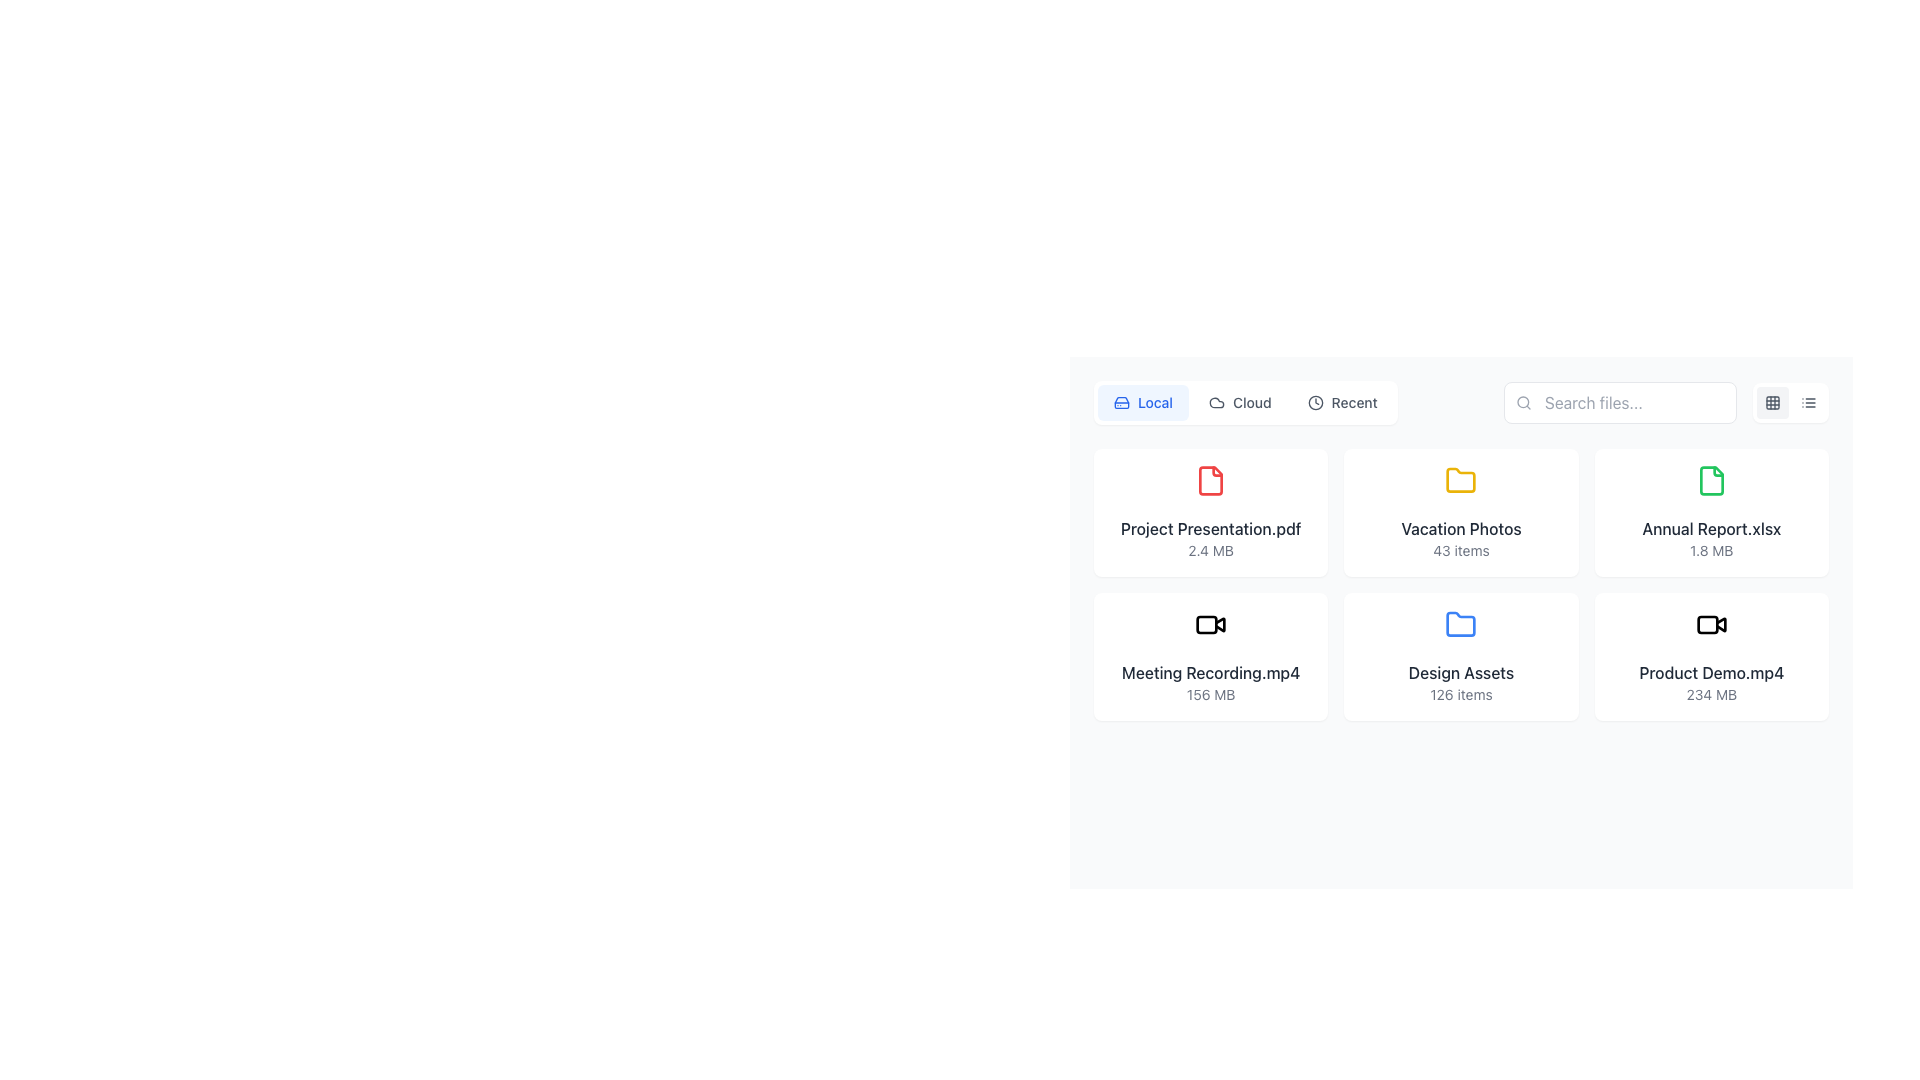  What do you see at coordinates (1461, 481) in the screenshot?
I see `the yellow folder icon located at the top of the 'Vacation Photos' card, which is positioned centrally in the grid layout` at bounding box center [1461, 481].